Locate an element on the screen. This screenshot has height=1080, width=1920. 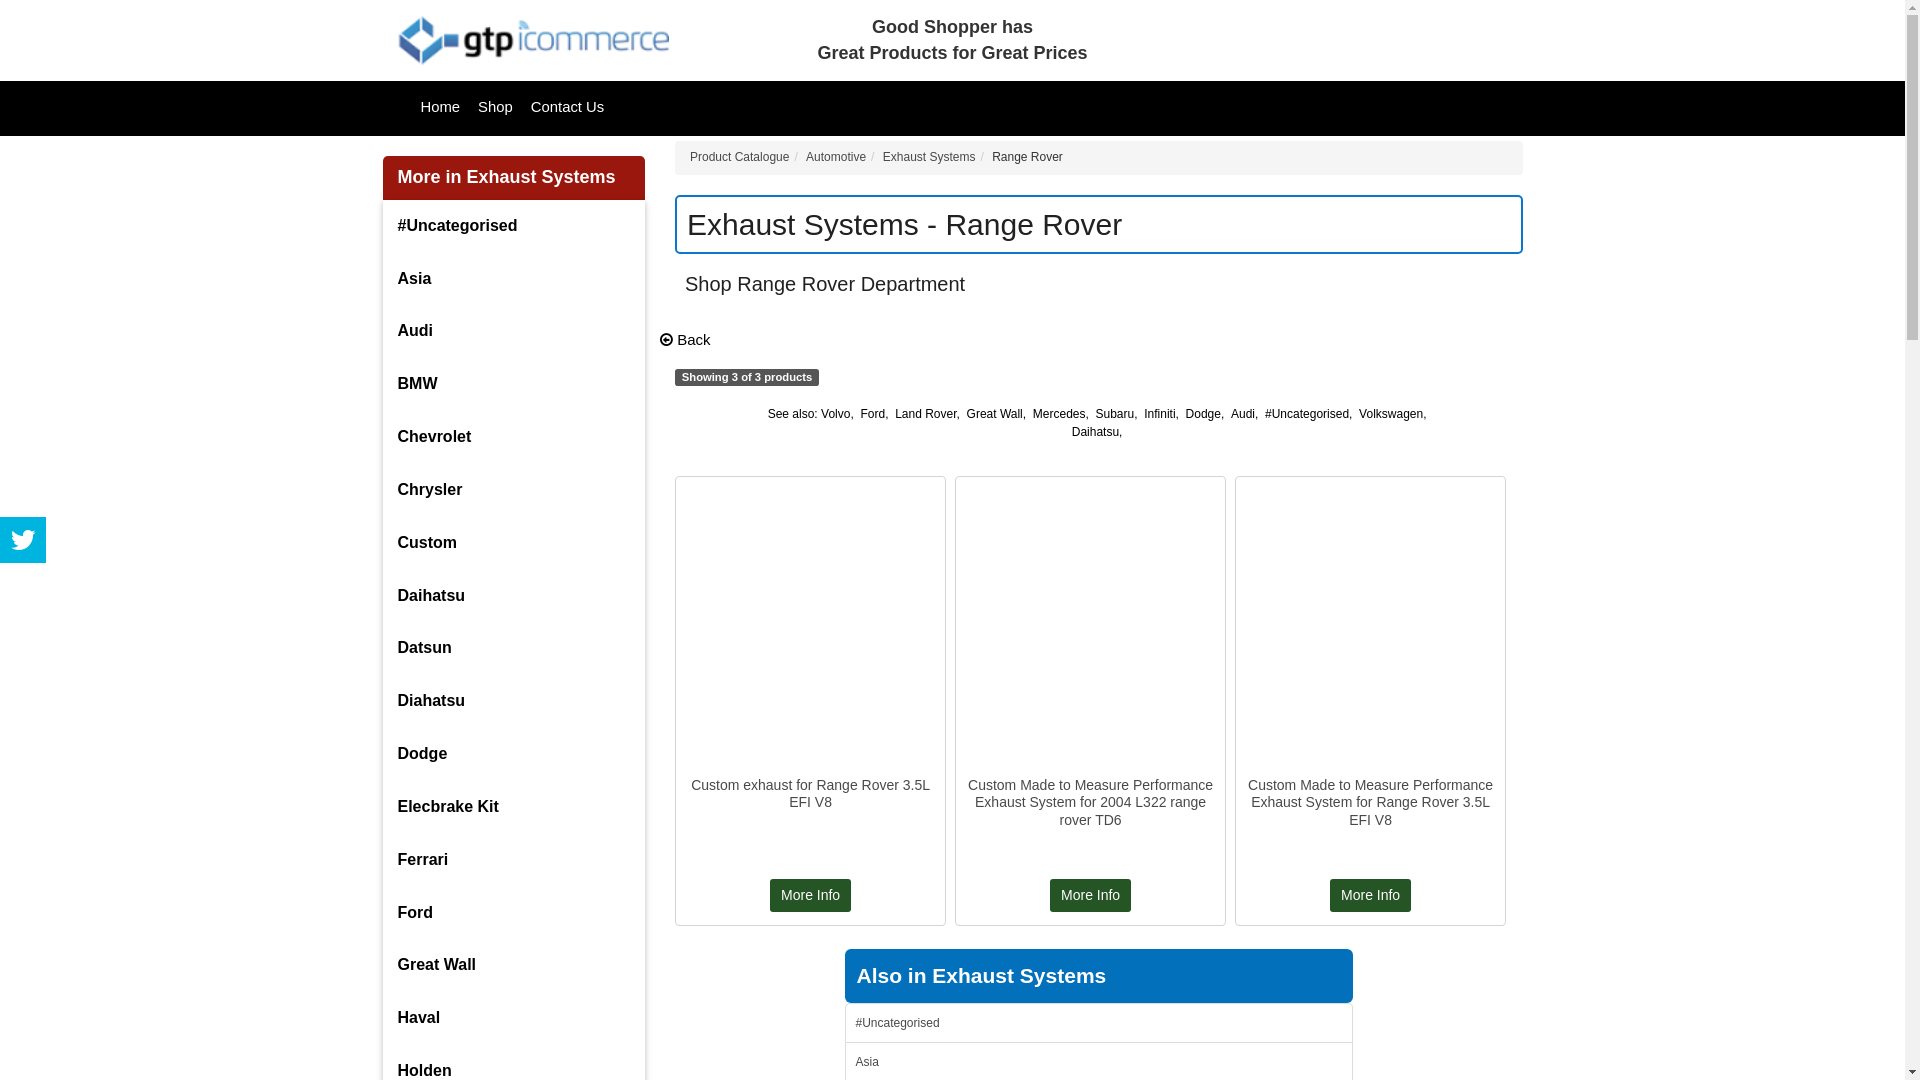
'Land Rover' is located at coordinates (924, 412).